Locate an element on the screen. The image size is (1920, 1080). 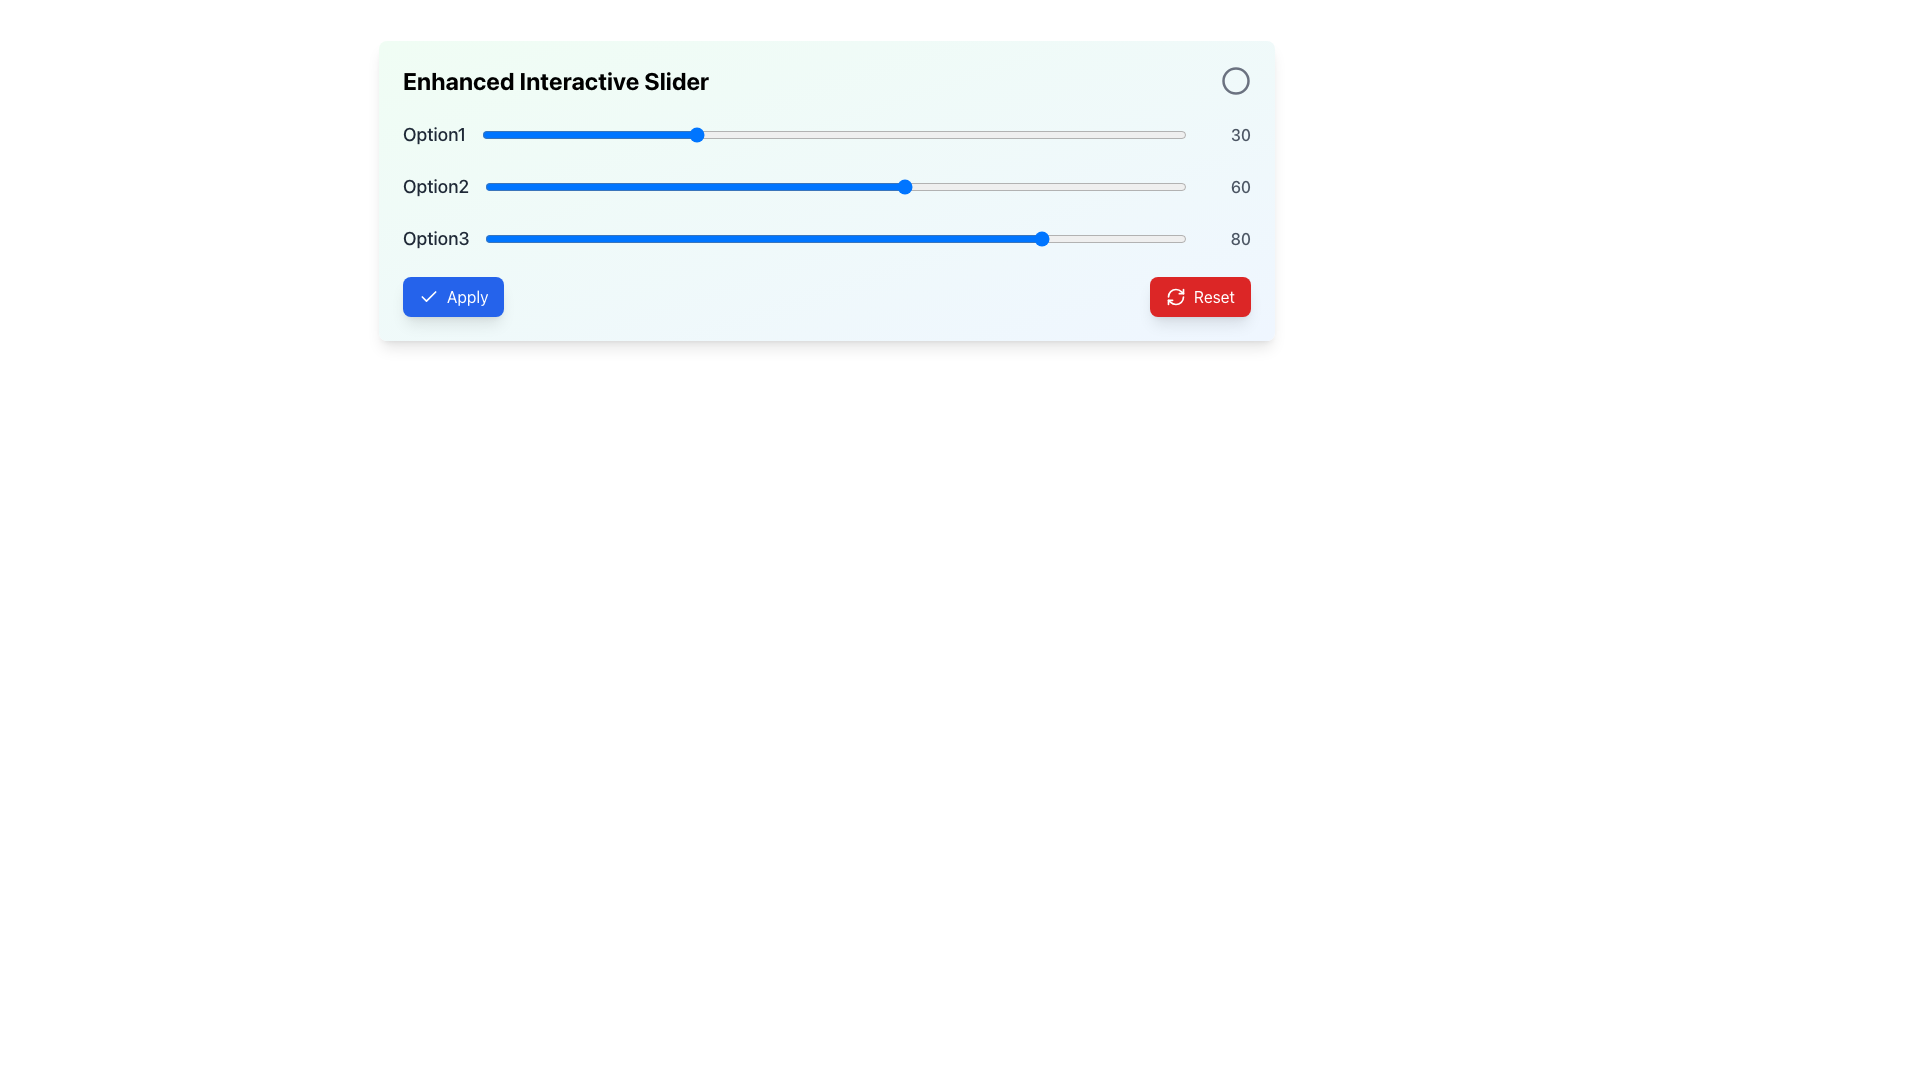
the value of the slider is located at coordinates (665, 135).